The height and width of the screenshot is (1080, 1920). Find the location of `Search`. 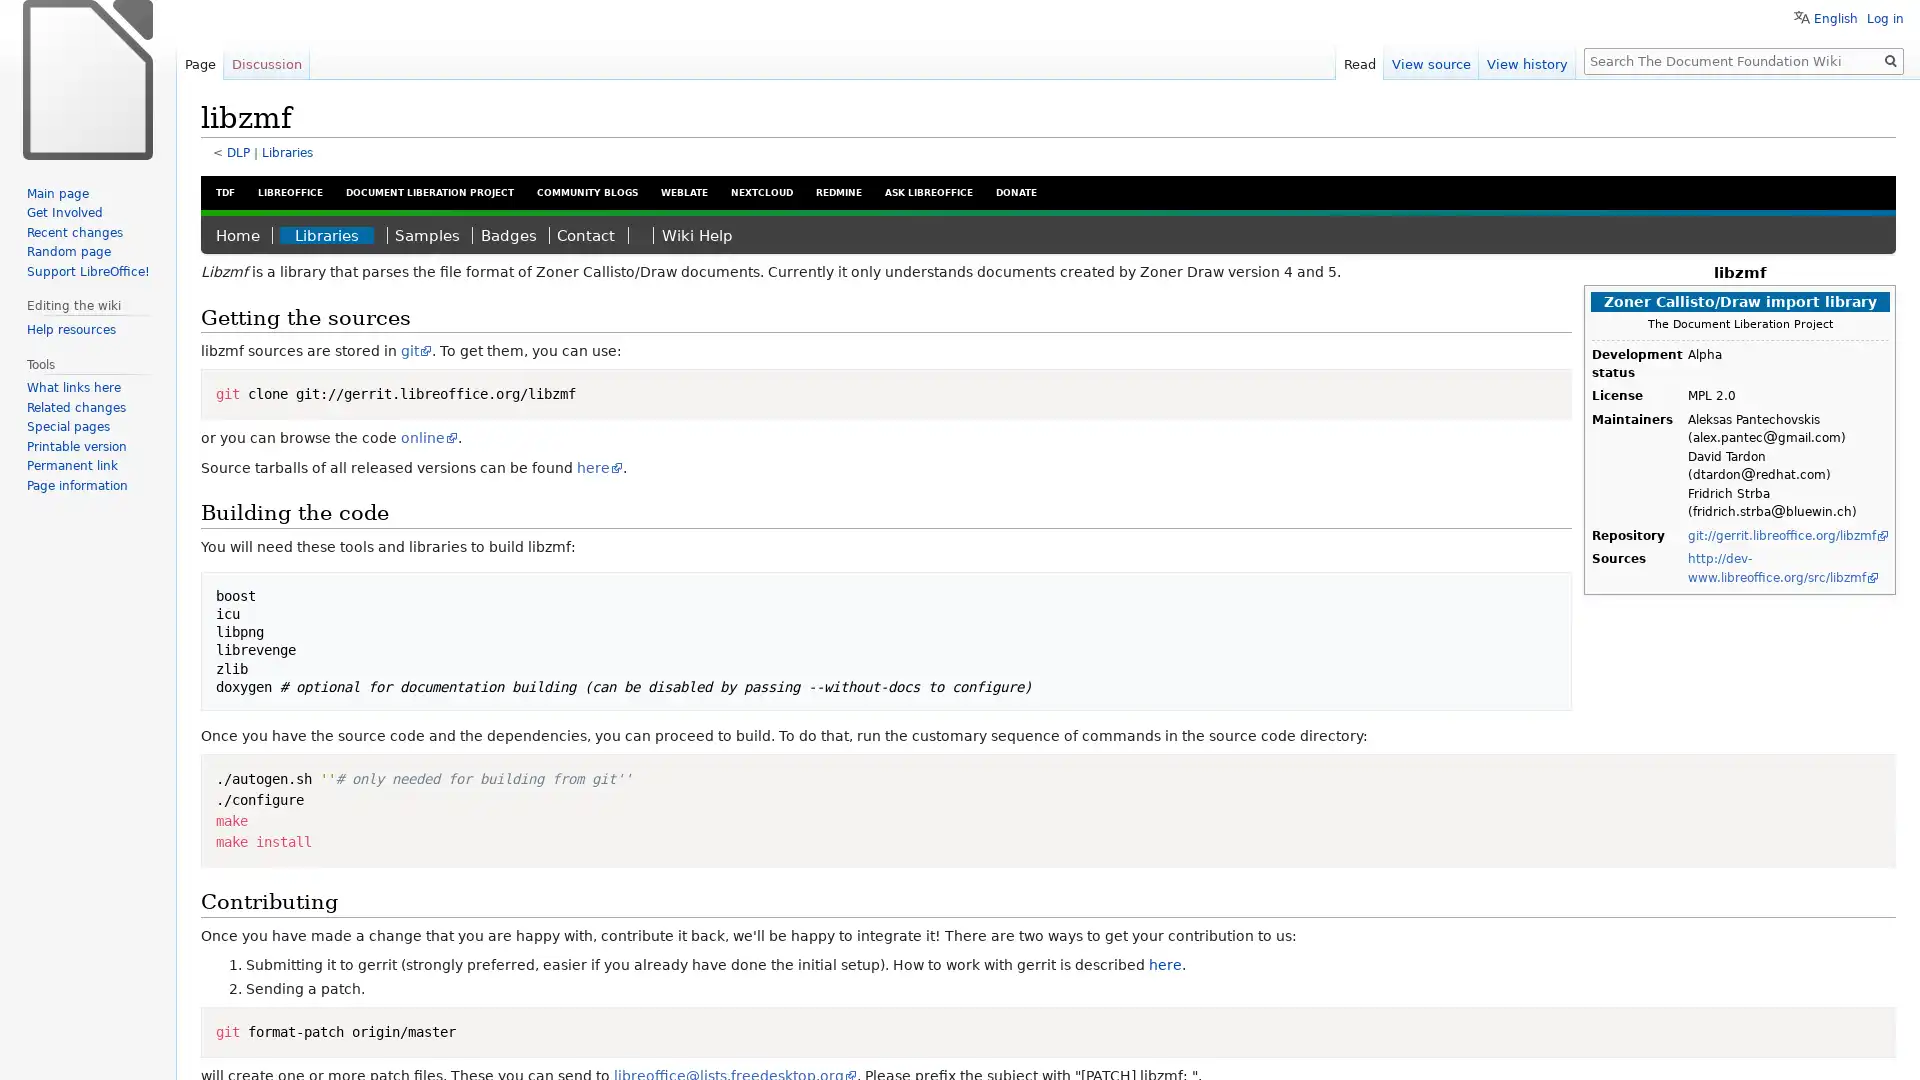

Search is located at coordinates (1890, 60).